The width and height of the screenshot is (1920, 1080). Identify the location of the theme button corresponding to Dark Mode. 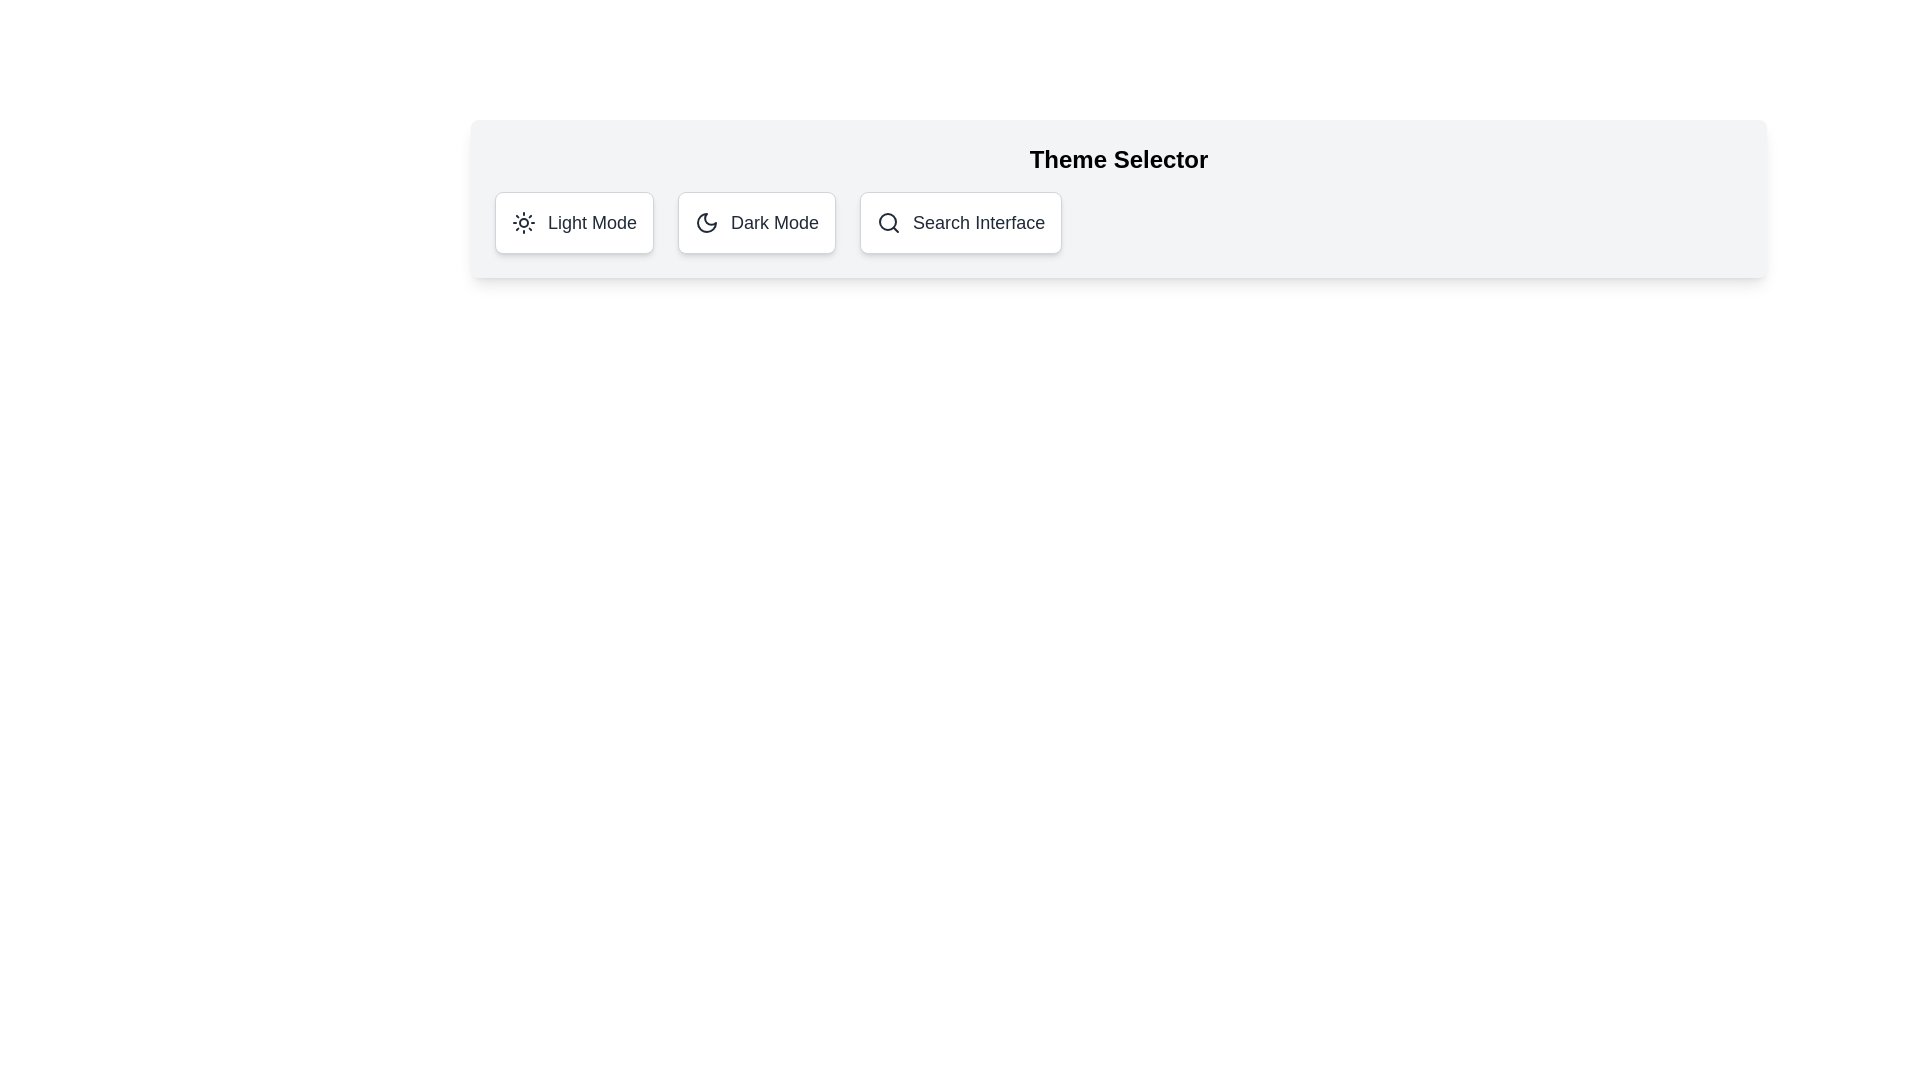
(756, 223).